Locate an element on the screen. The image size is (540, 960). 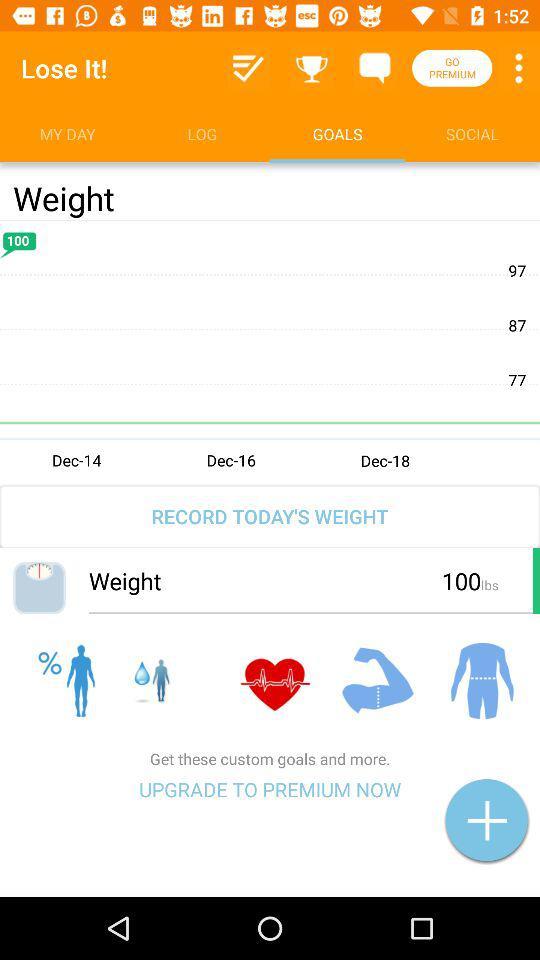
icon above the goals item is located at coordinates (374, 68).